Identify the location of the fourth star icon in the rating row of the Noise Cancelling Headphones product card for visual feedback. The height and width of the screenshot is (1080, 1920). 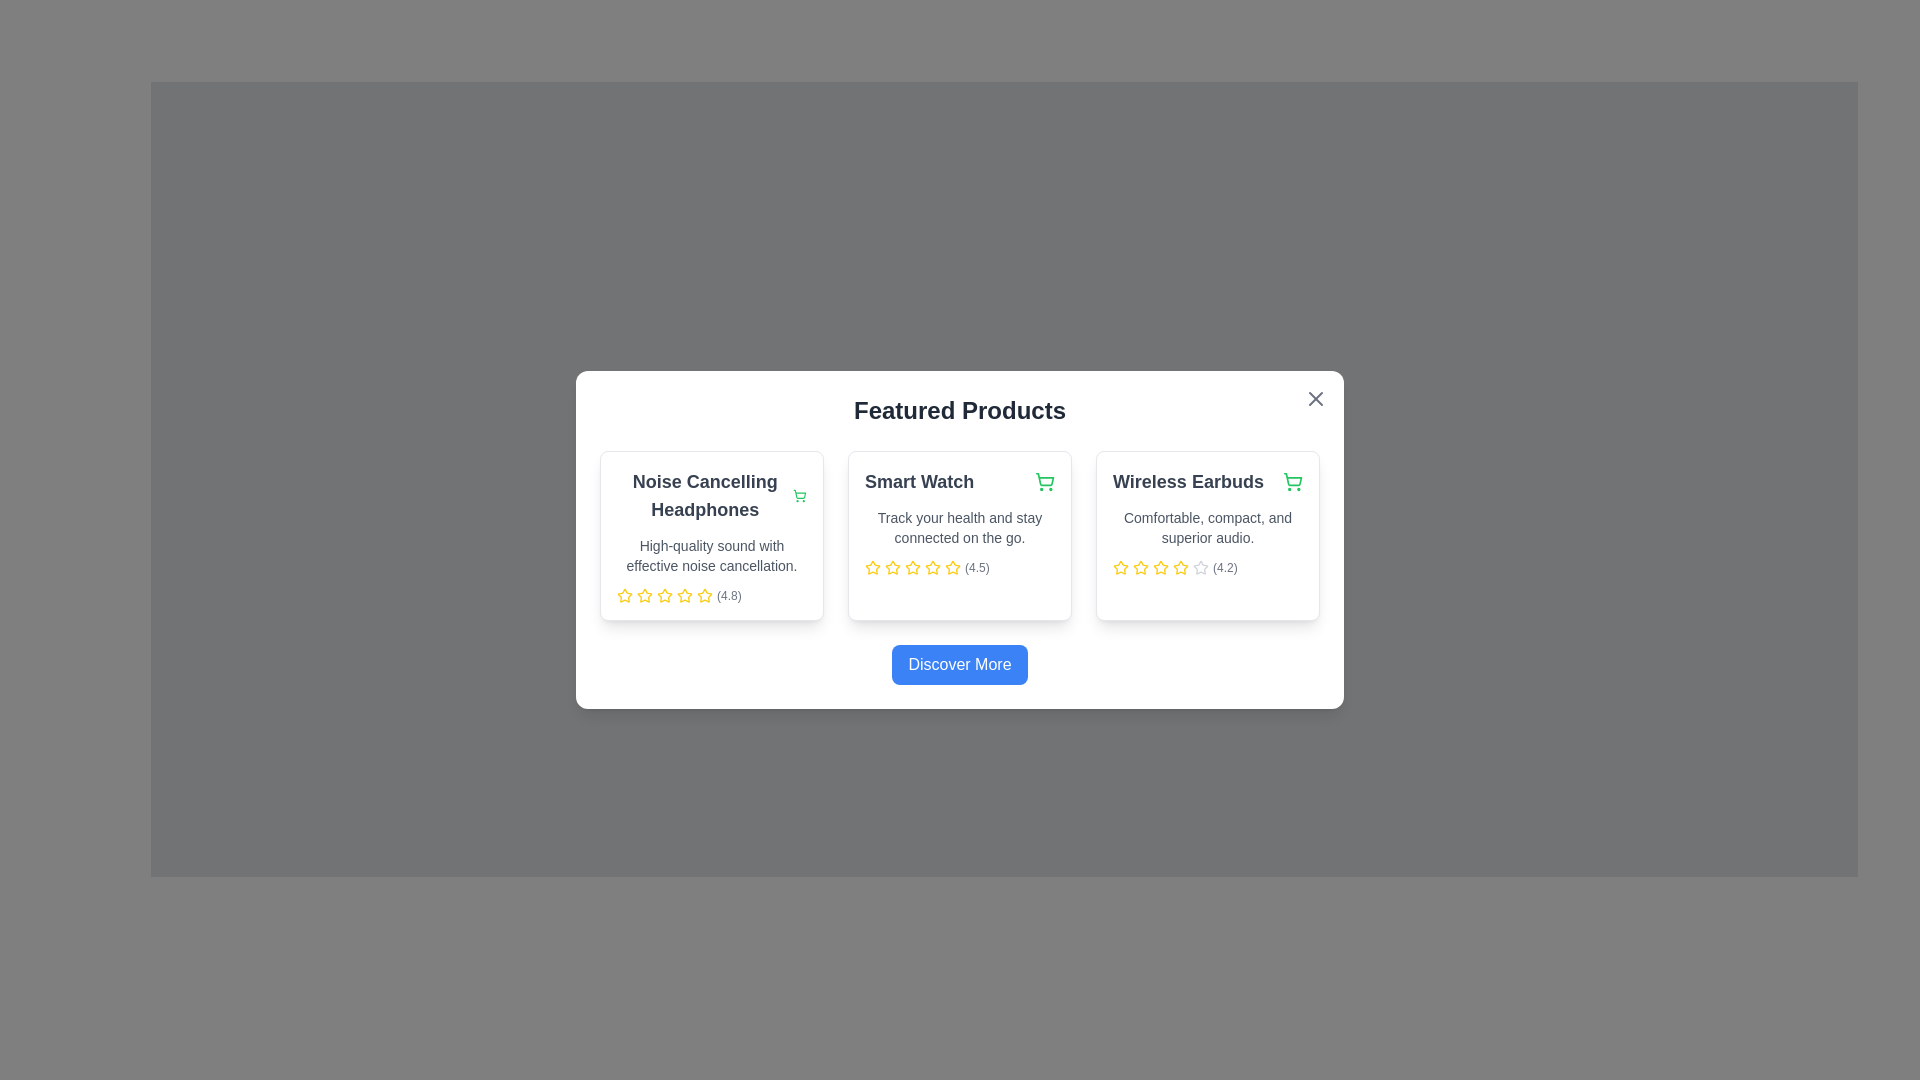
(623, 594).